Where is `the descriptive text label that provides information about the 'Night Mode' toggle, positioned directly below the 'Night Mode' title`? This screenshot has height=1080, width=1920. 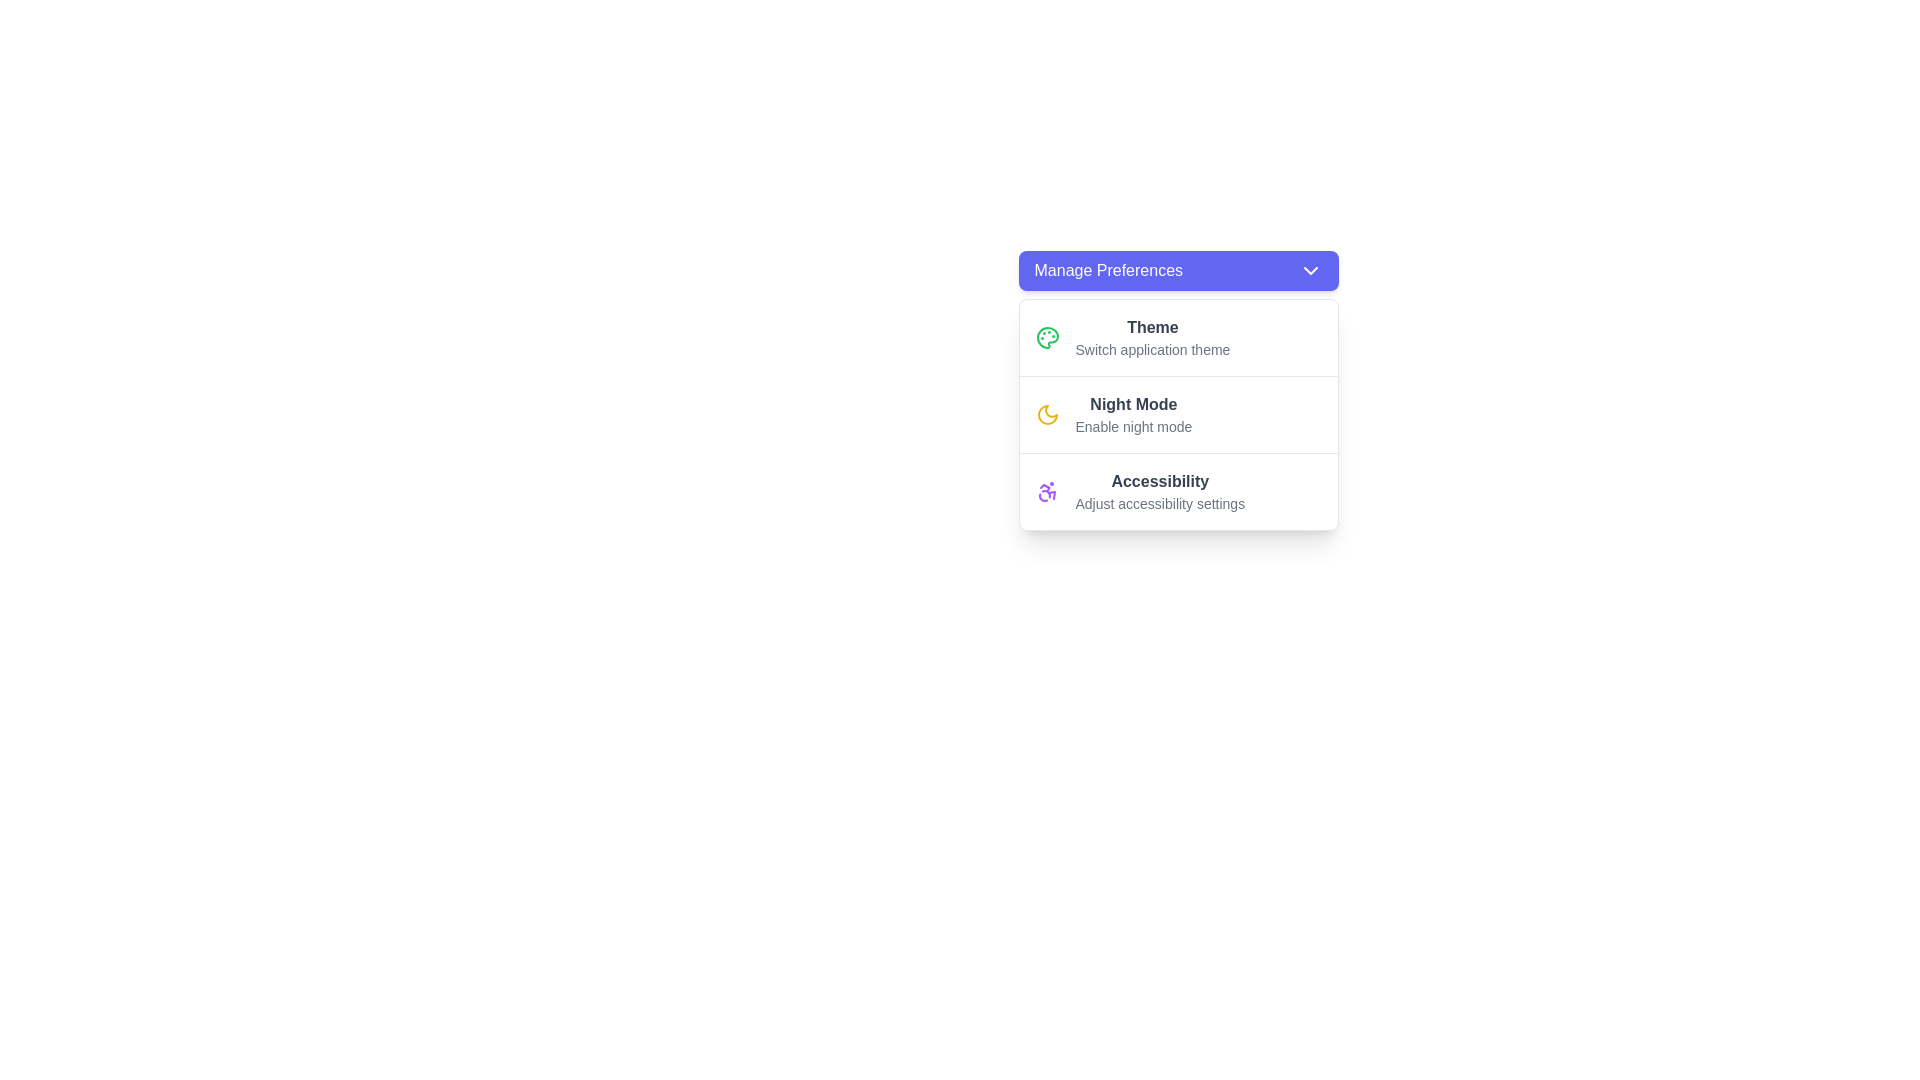
the descriptive text label that provides information about the 'Night Mode' toggle, positioned directly below the 'Night Mode' title is located at coordinates (1133, 426).